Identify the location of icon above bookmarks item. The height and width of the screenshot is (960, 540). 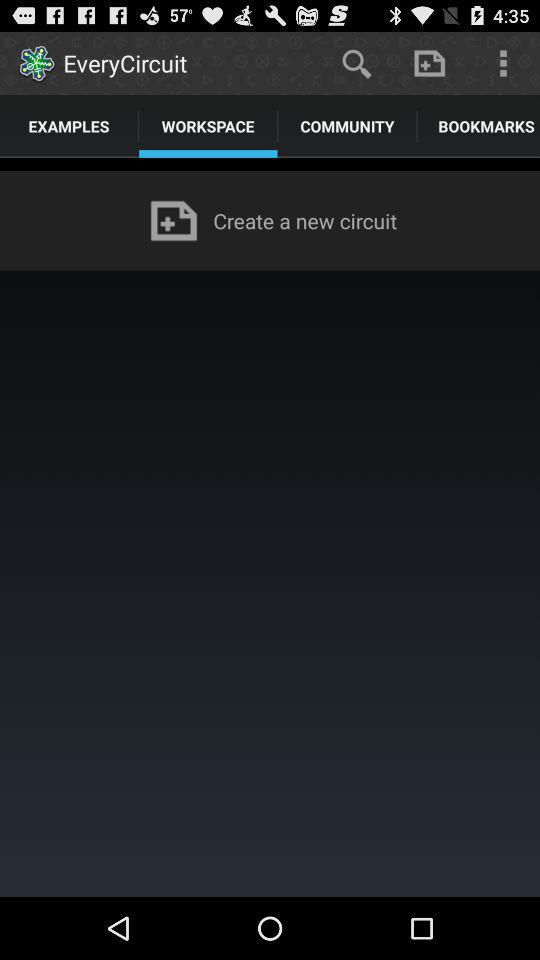
(502, 62).